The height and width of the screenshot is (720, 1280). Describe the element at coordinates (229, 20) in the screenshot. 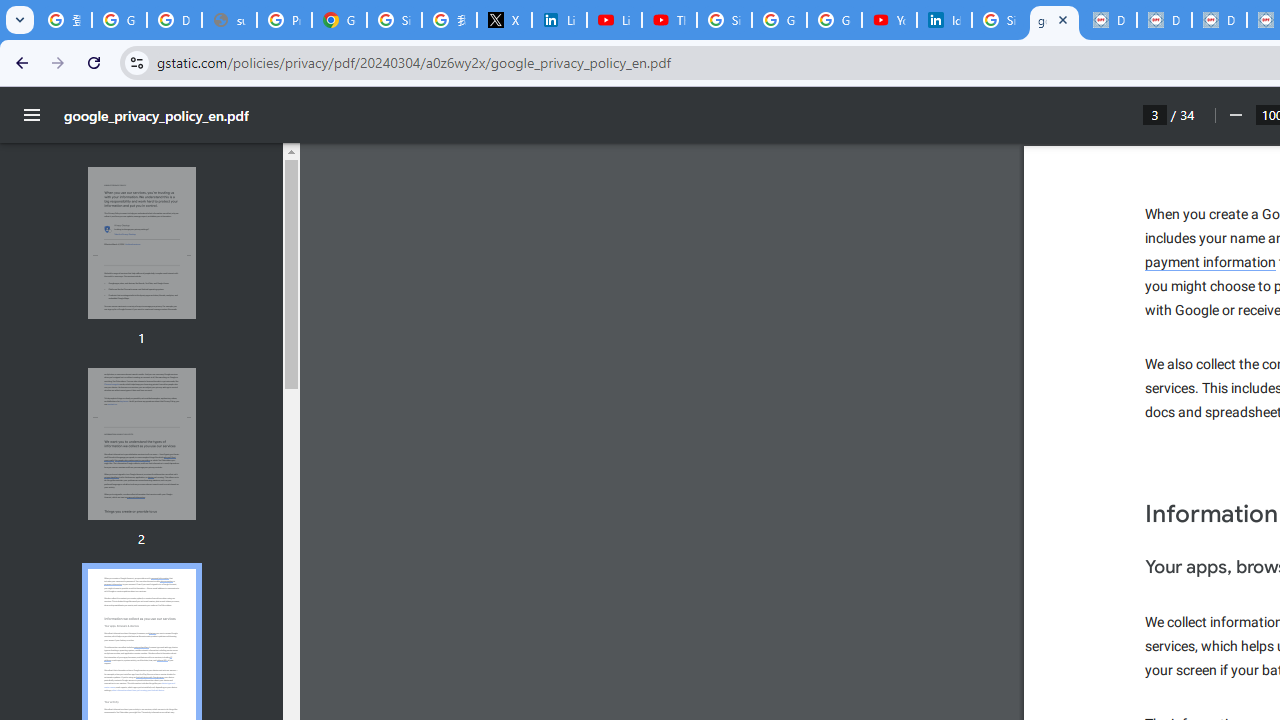

I see `'support.google.com - Network error'` at that location.